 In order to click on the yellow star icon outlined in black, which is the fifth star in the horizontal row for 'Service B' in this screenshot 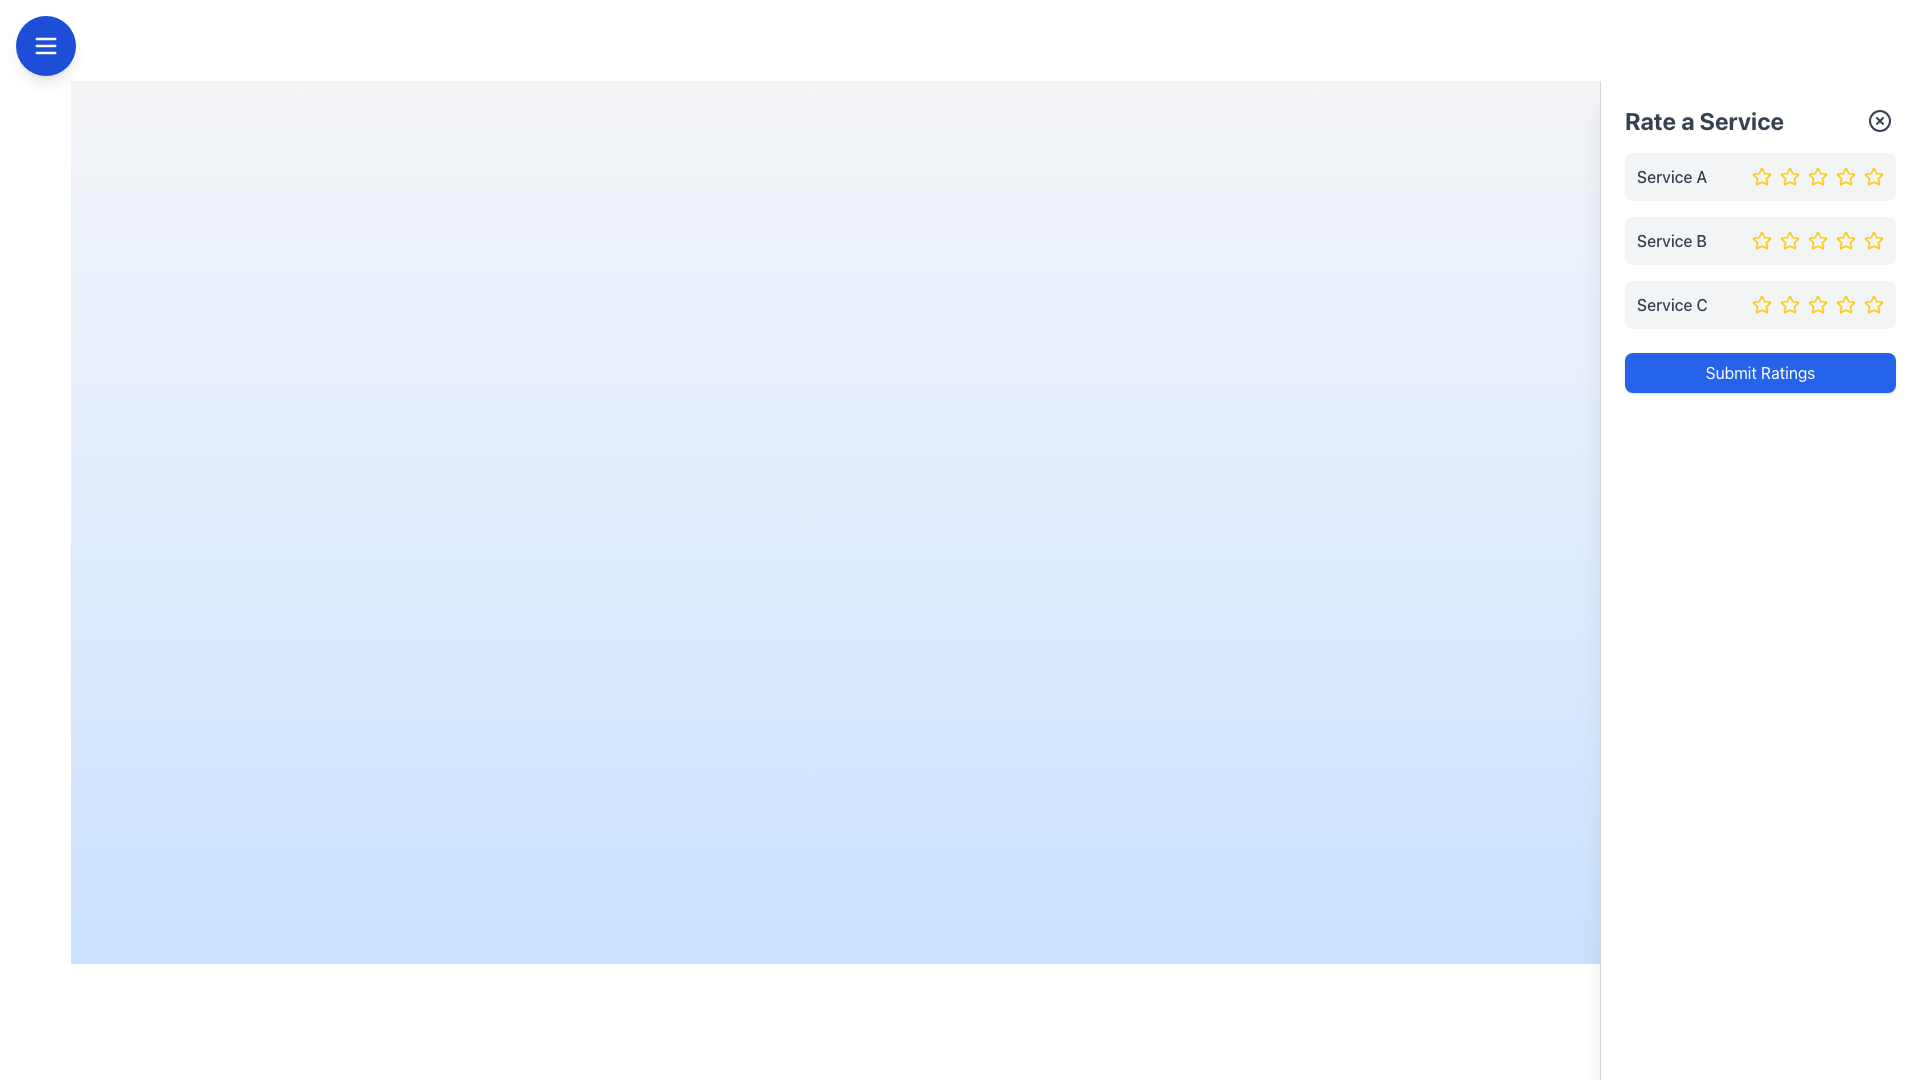, I will do `click(1872, 239)`.